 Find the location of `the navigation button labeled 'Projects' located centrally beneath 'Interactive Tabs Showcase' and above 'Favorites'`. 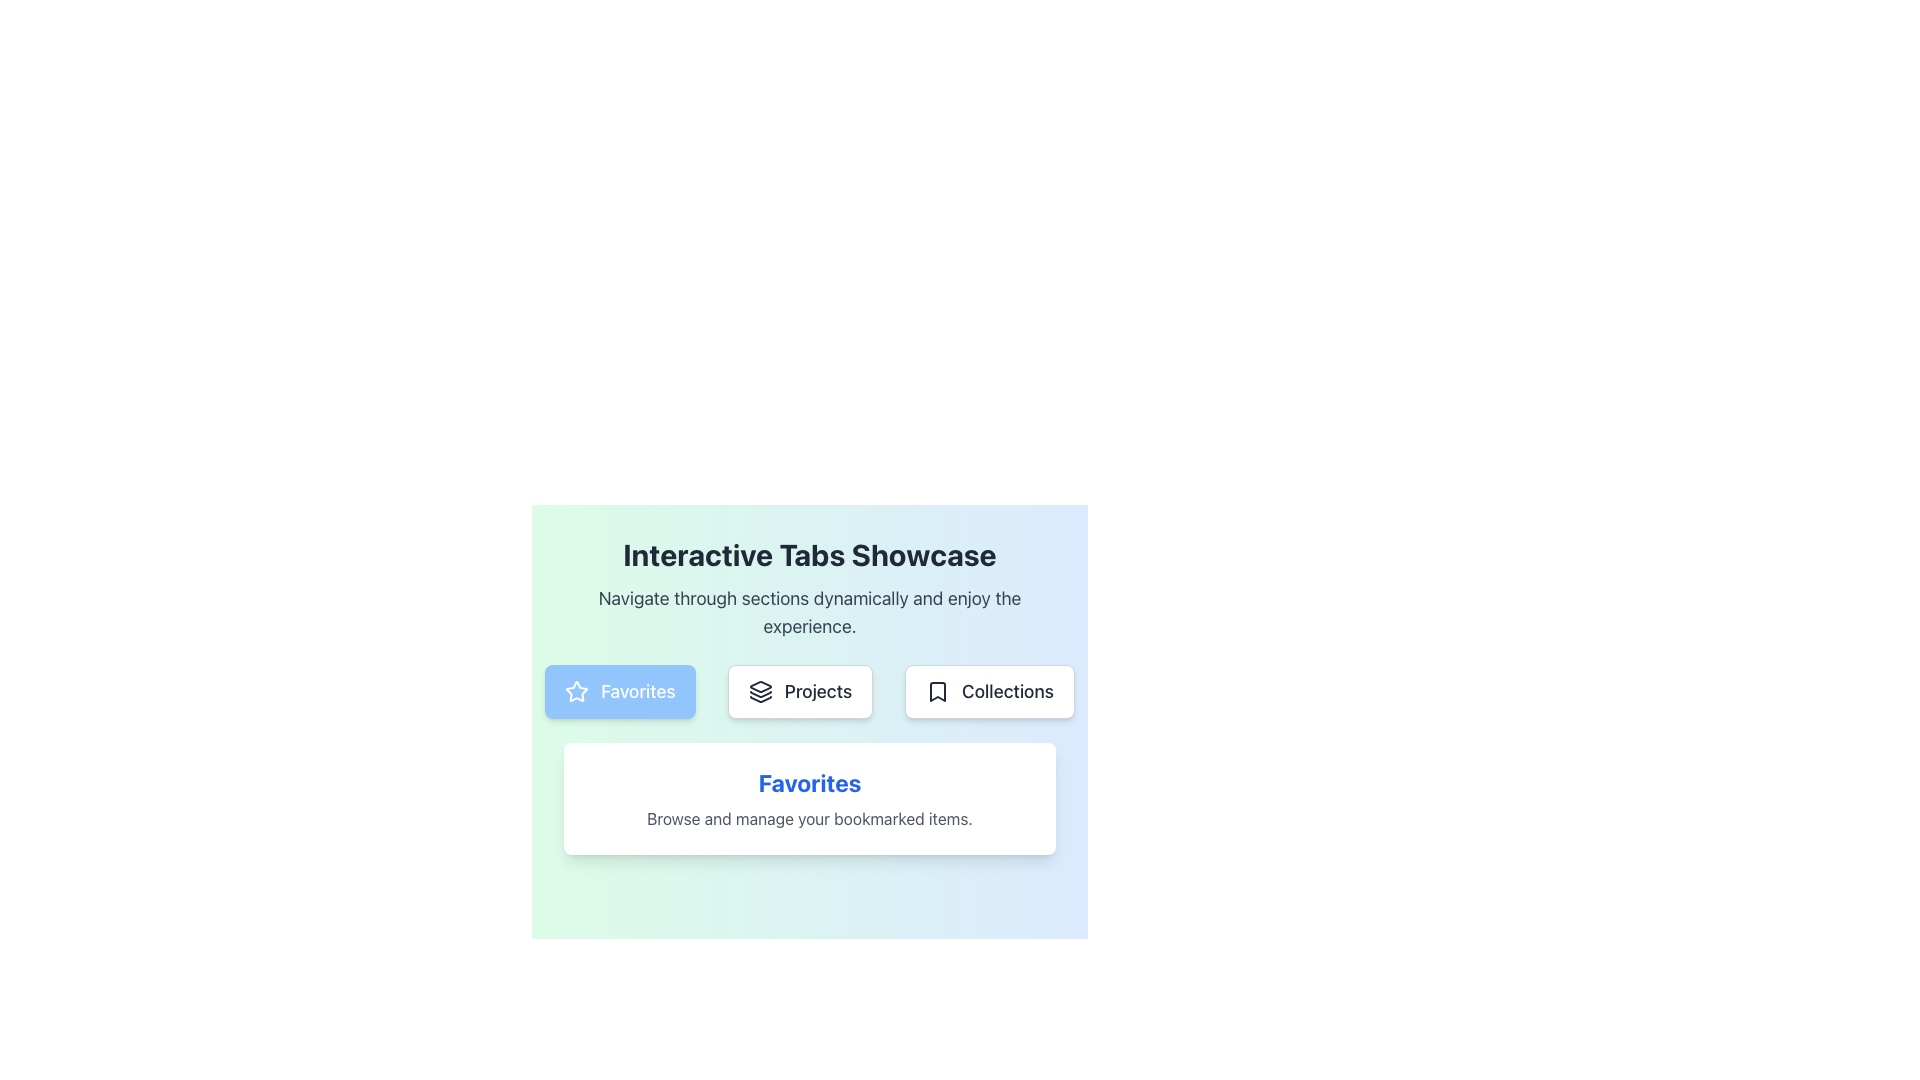

the navigation button labeled 'Projects' located centrally beneath 'Interactive Tabs Showcase' and above 'Favorites' is located at coordinates (810, 708).